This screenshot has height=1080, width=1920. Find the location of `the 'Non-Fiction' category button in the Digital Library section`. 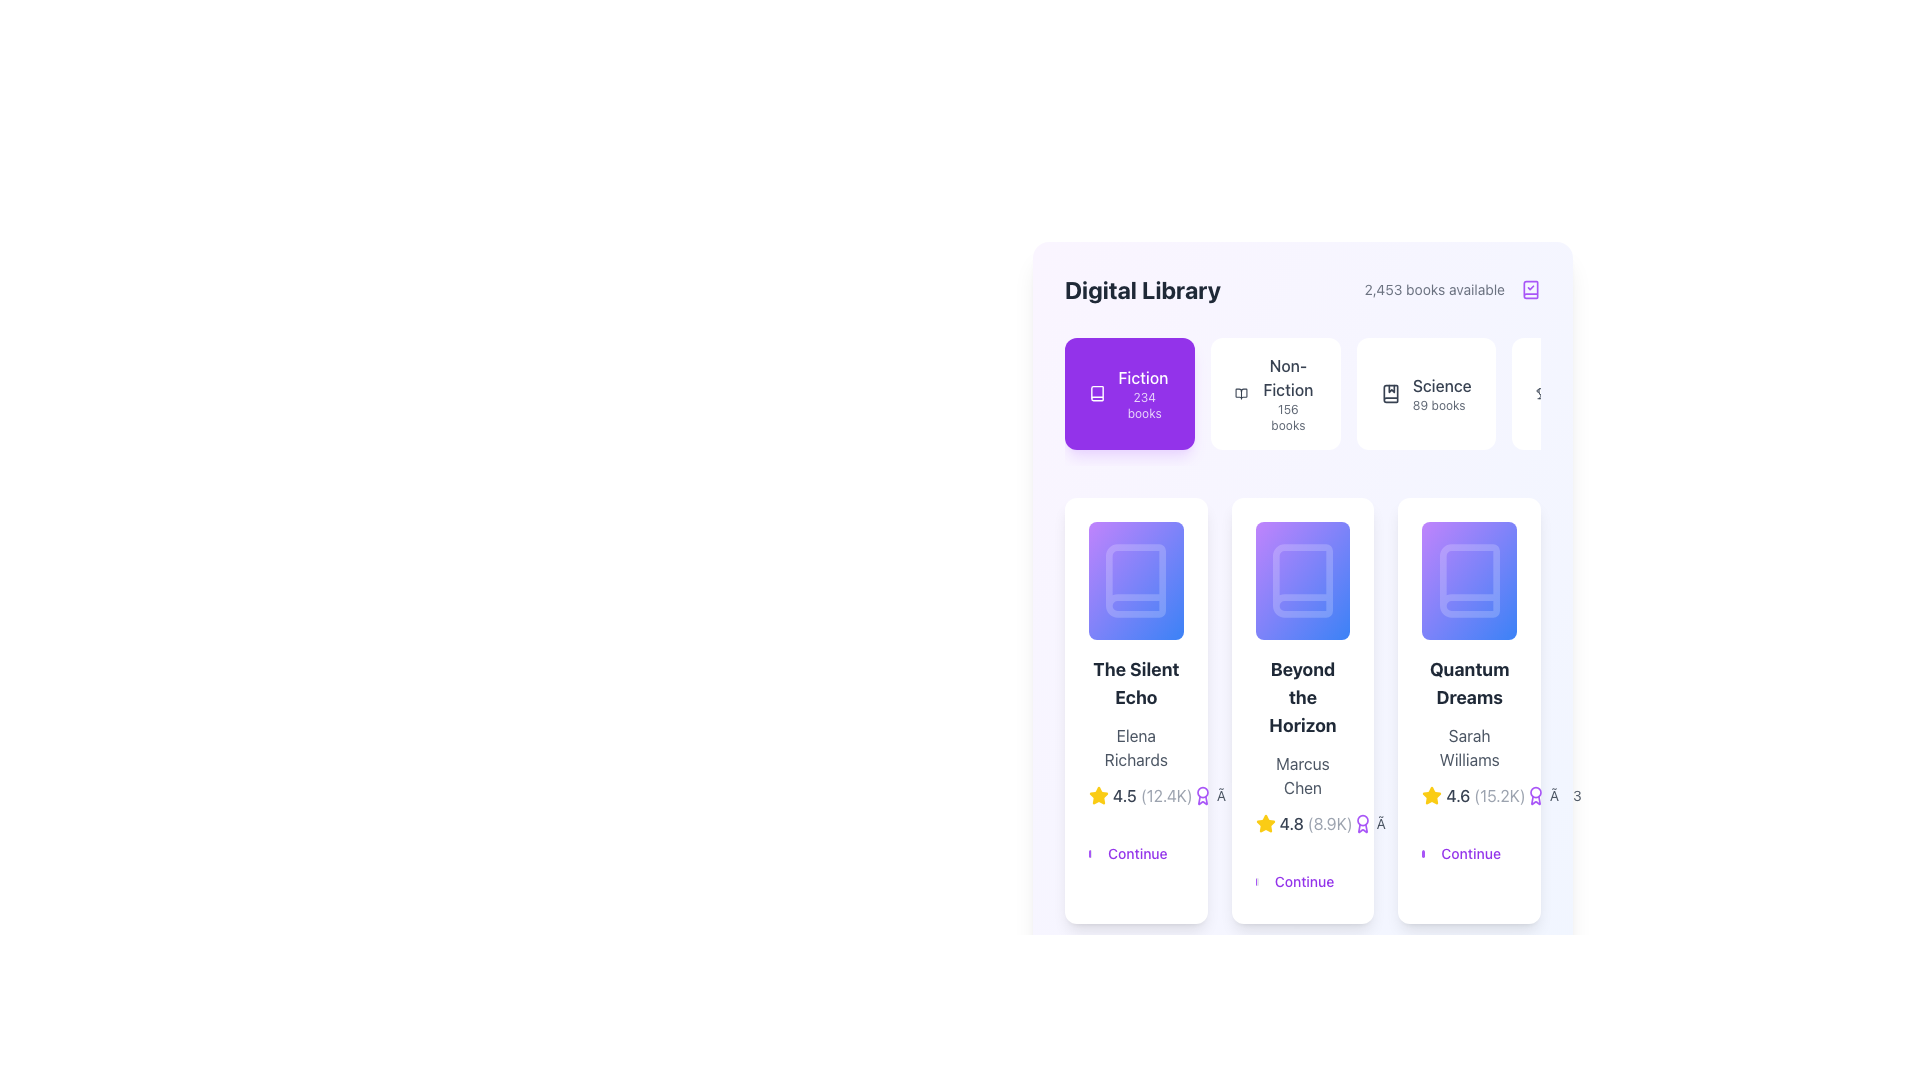

the 'Non-Fiction' category button in the Digital Library section is located at coordinates (1302, 401).